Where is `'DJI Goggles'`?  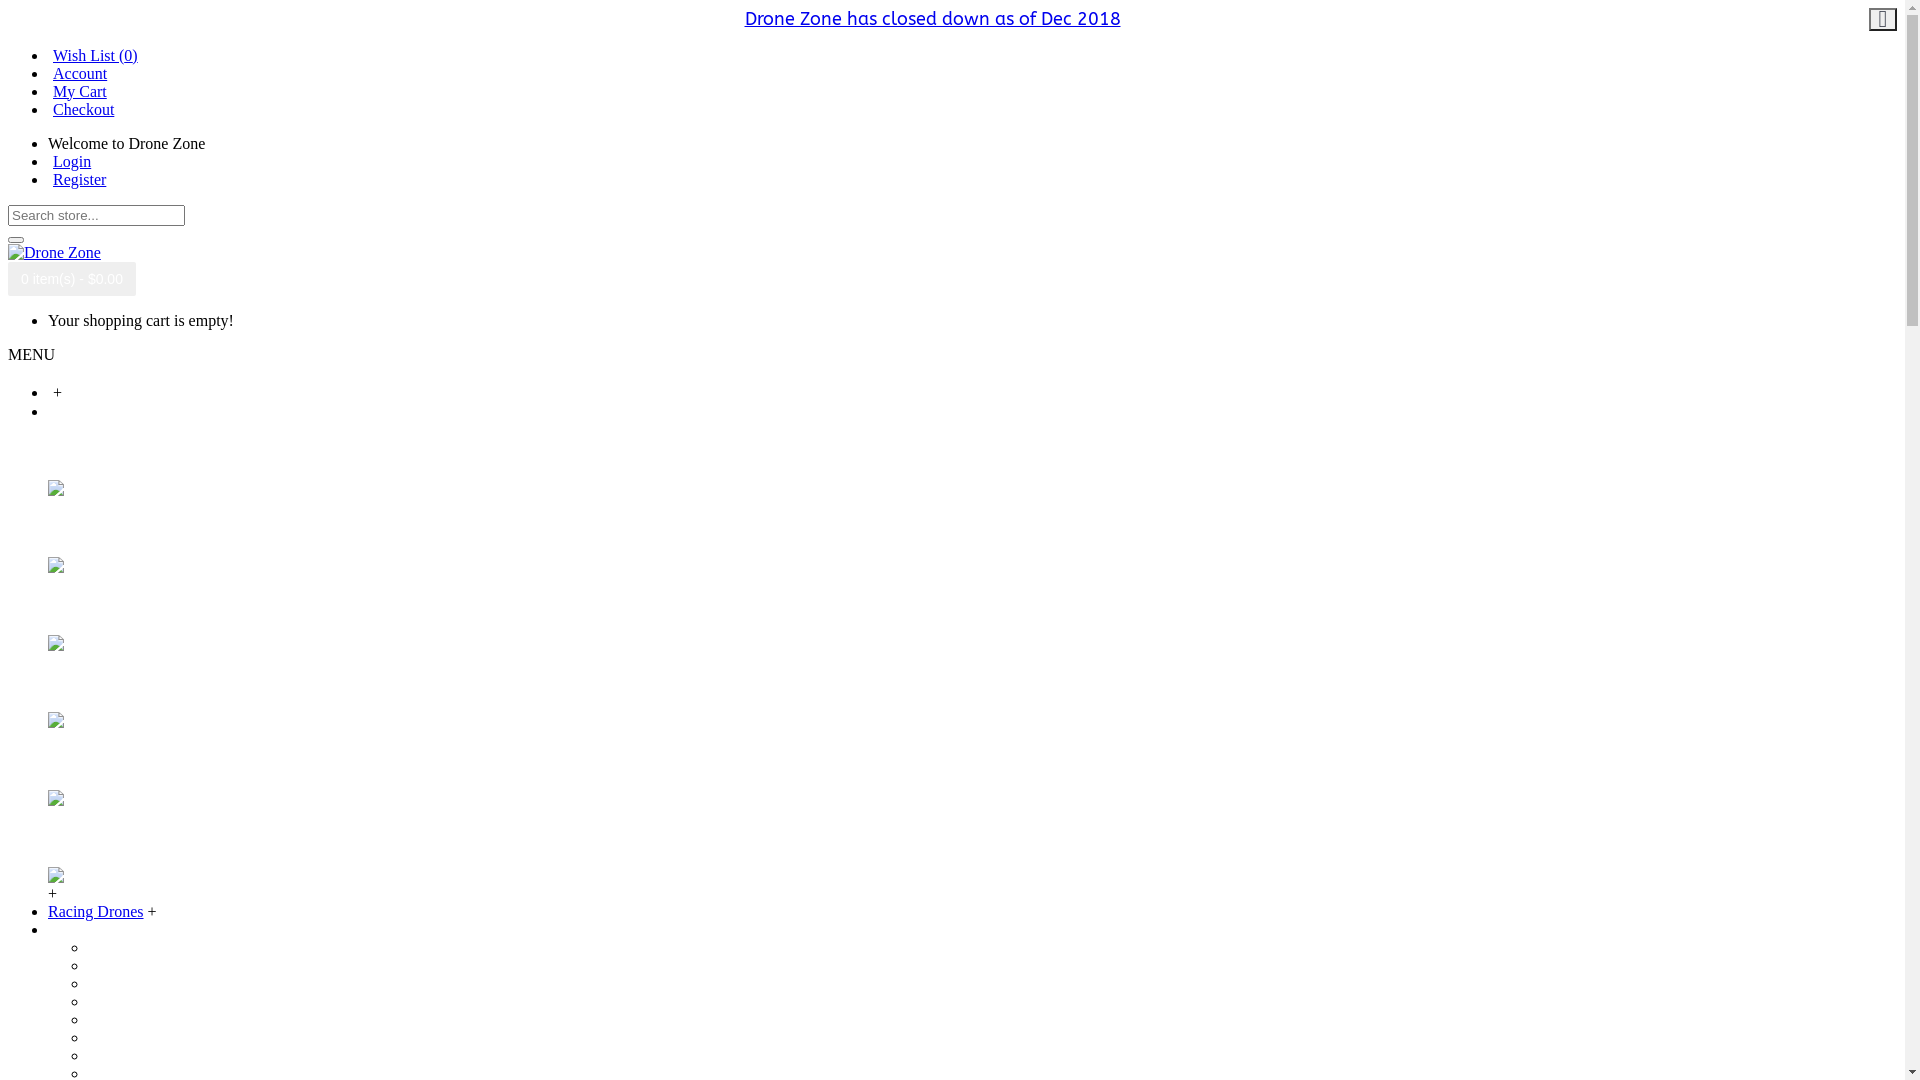 'DJI Goggles' is located at coordinates (127, 1054).